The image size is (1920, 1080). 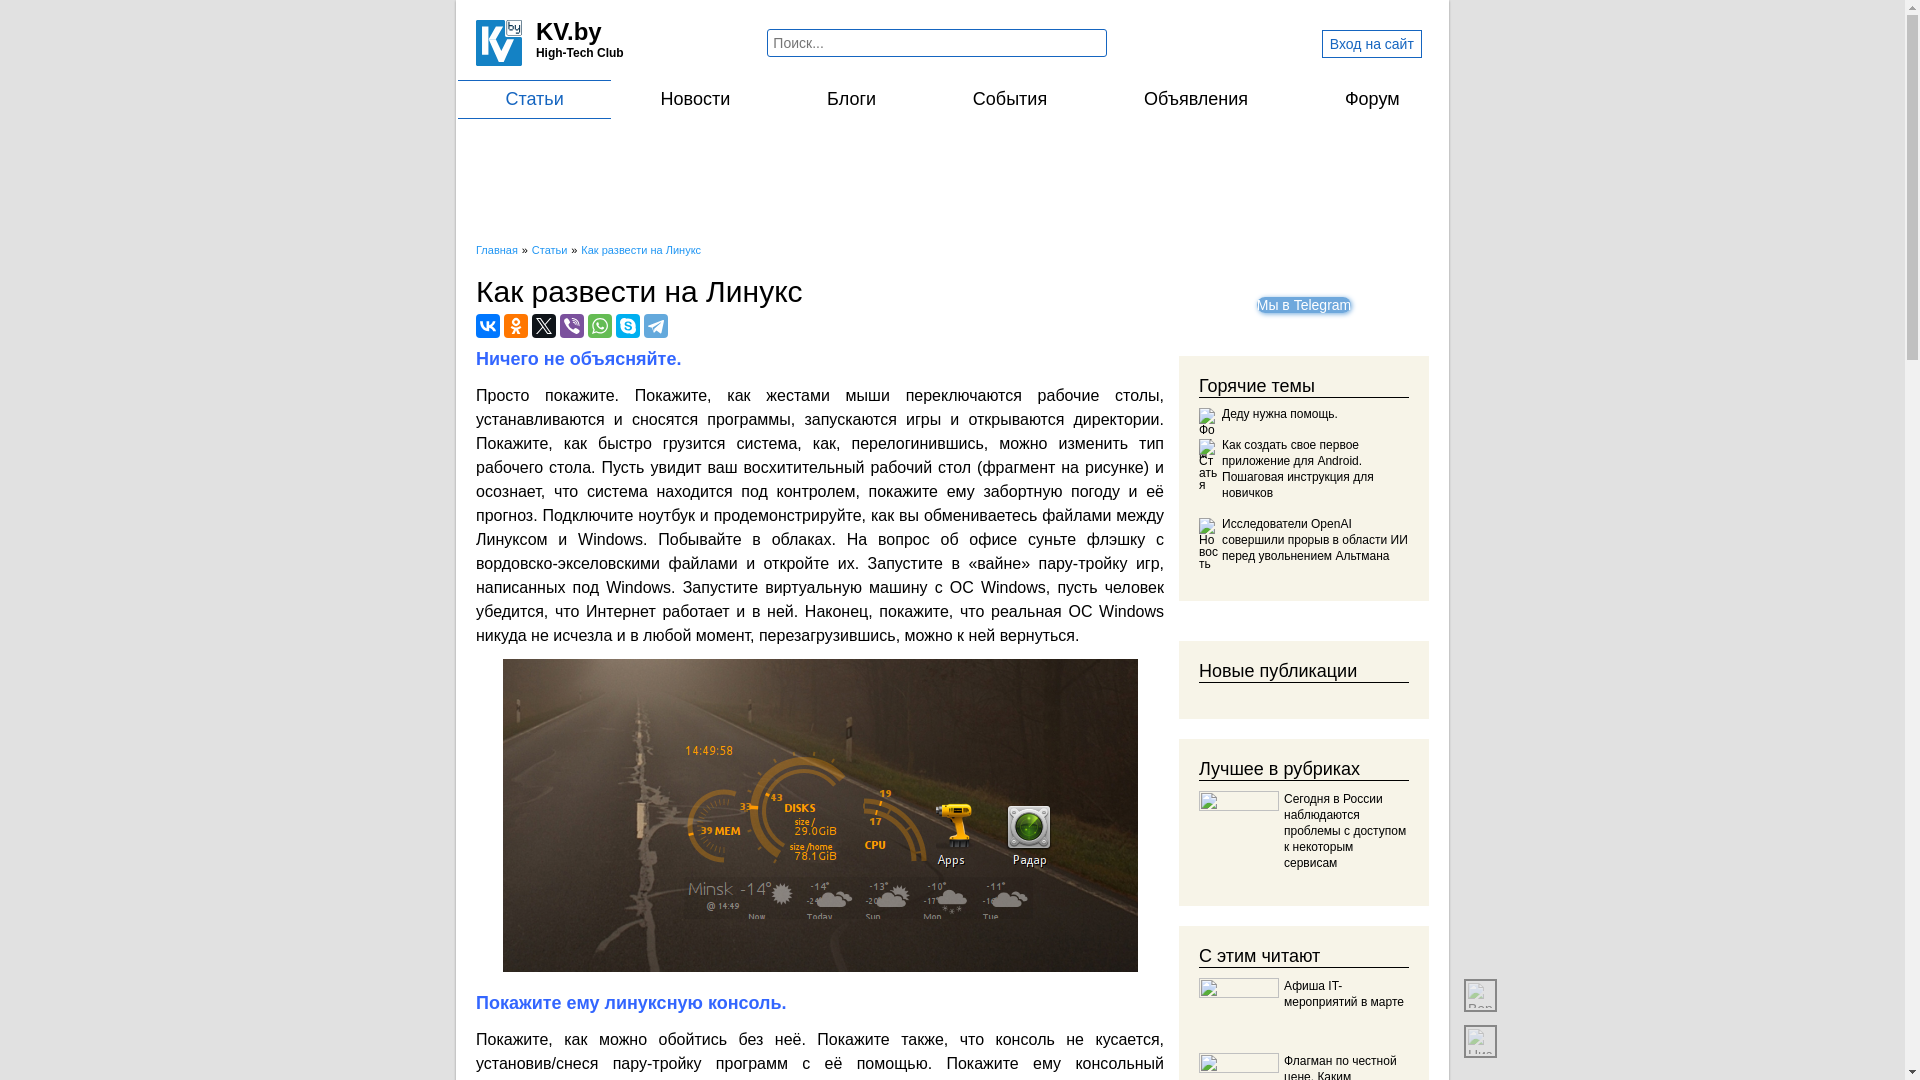 What do you see at coordinates (643, 325) in the screenshot?
I see `'Telegram'` at bounding box center [643, 325].